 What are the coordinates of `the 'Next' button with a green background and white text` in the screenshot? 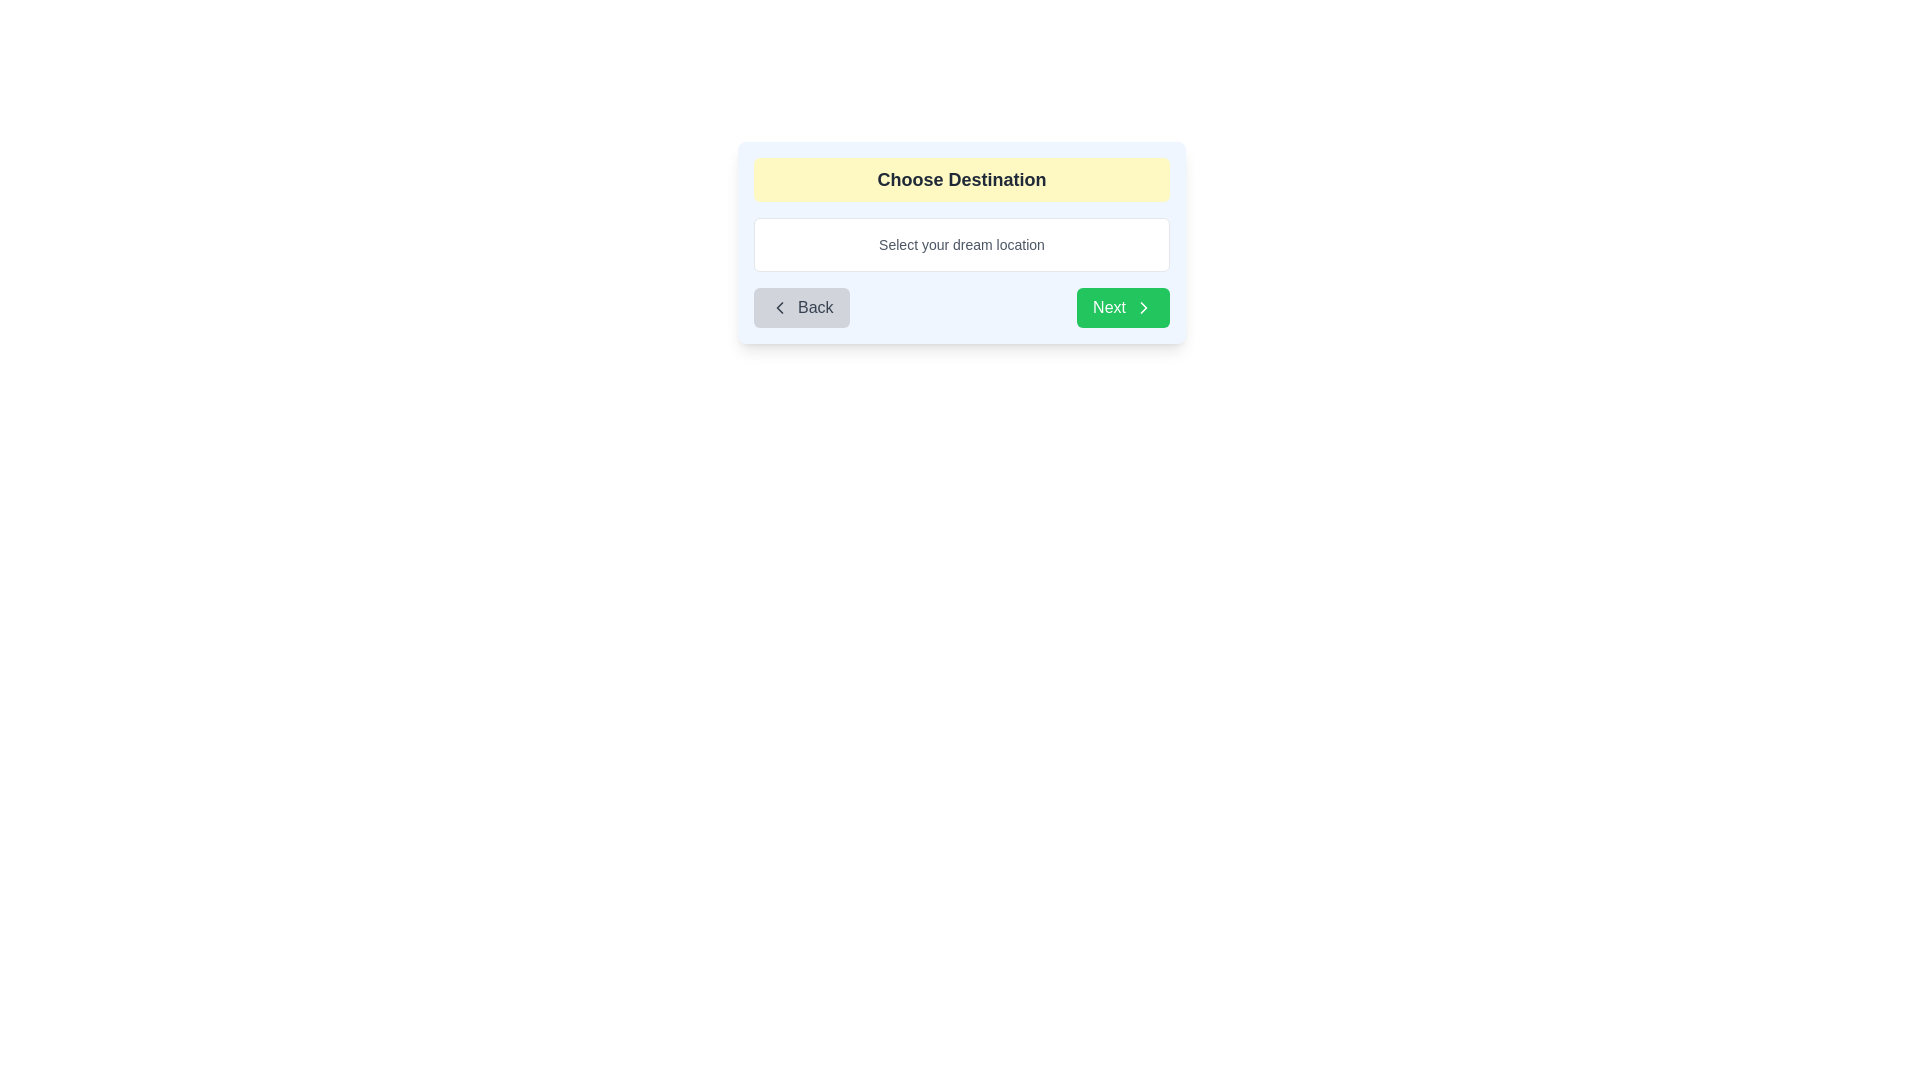 It's located at (1123, 308).